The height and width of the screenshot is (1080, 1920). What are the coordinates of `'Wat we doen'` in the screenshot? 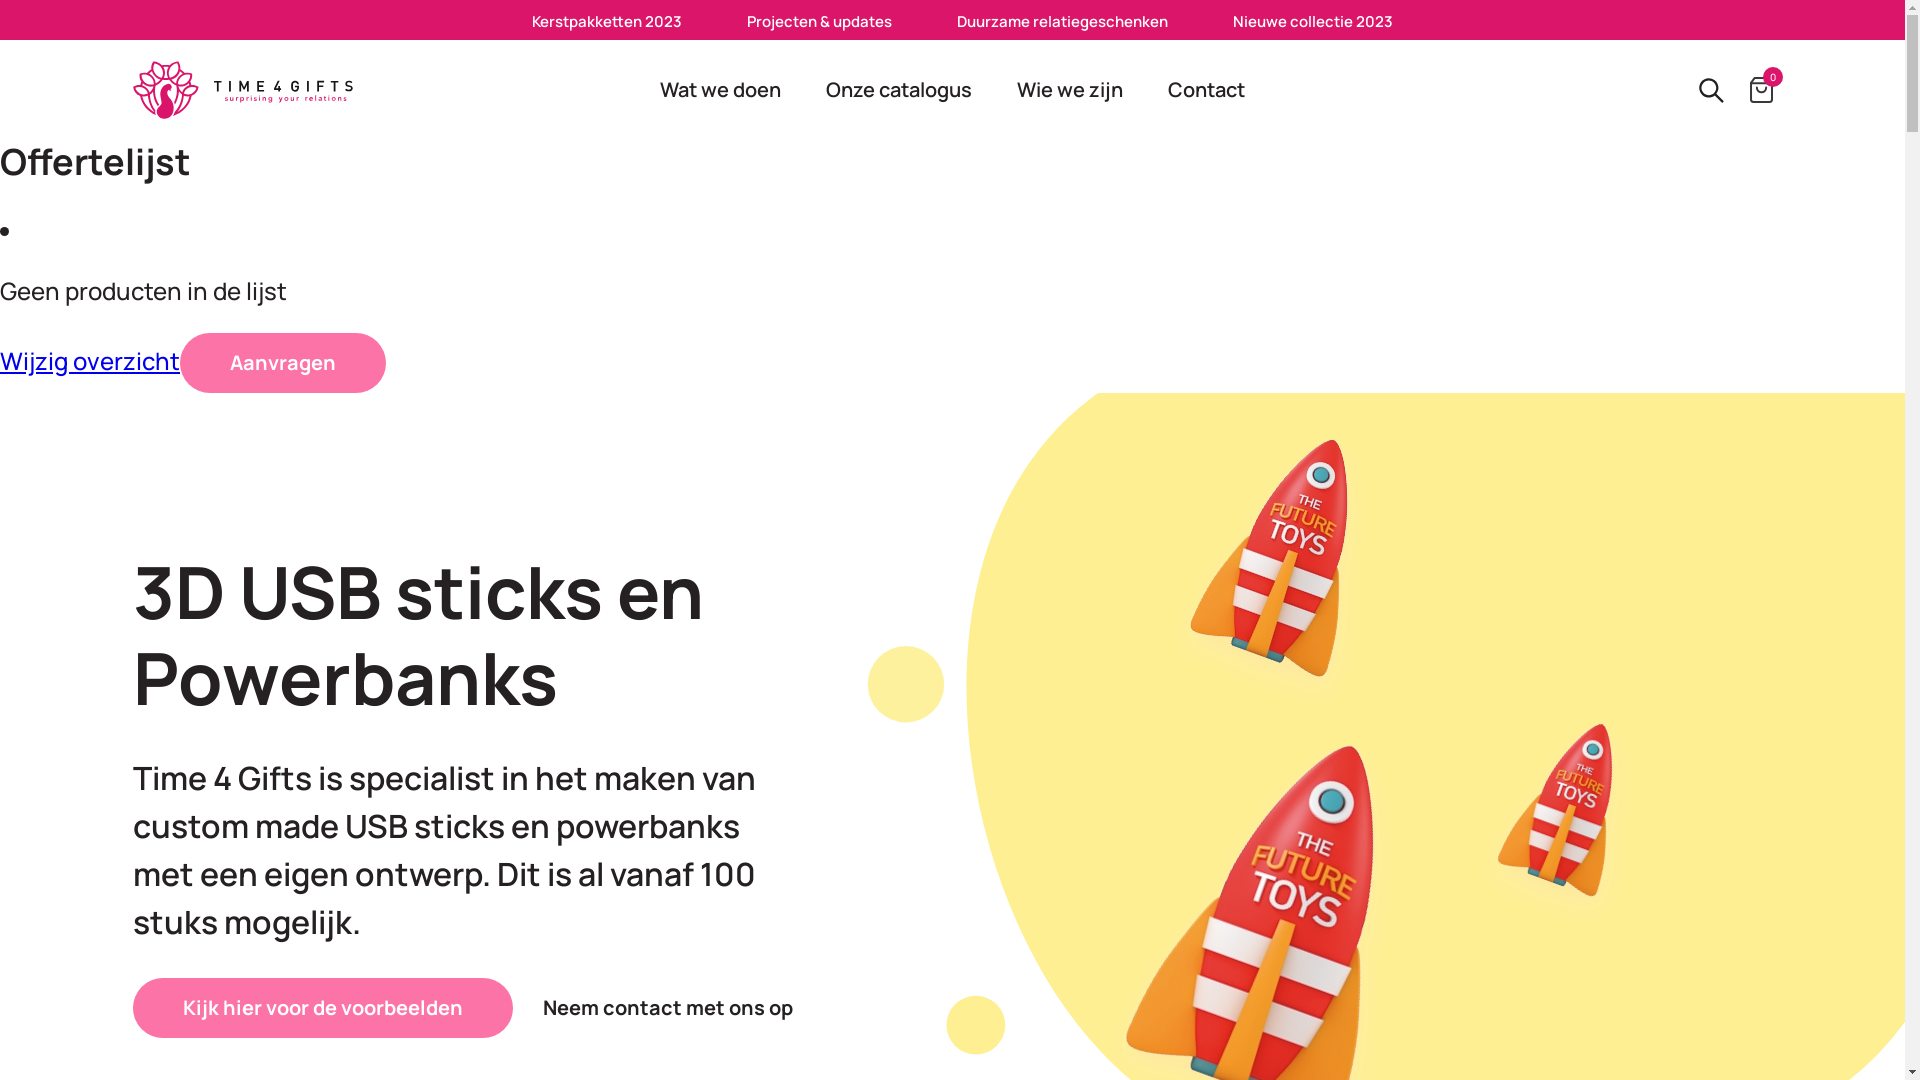 It's located at (720, 88).